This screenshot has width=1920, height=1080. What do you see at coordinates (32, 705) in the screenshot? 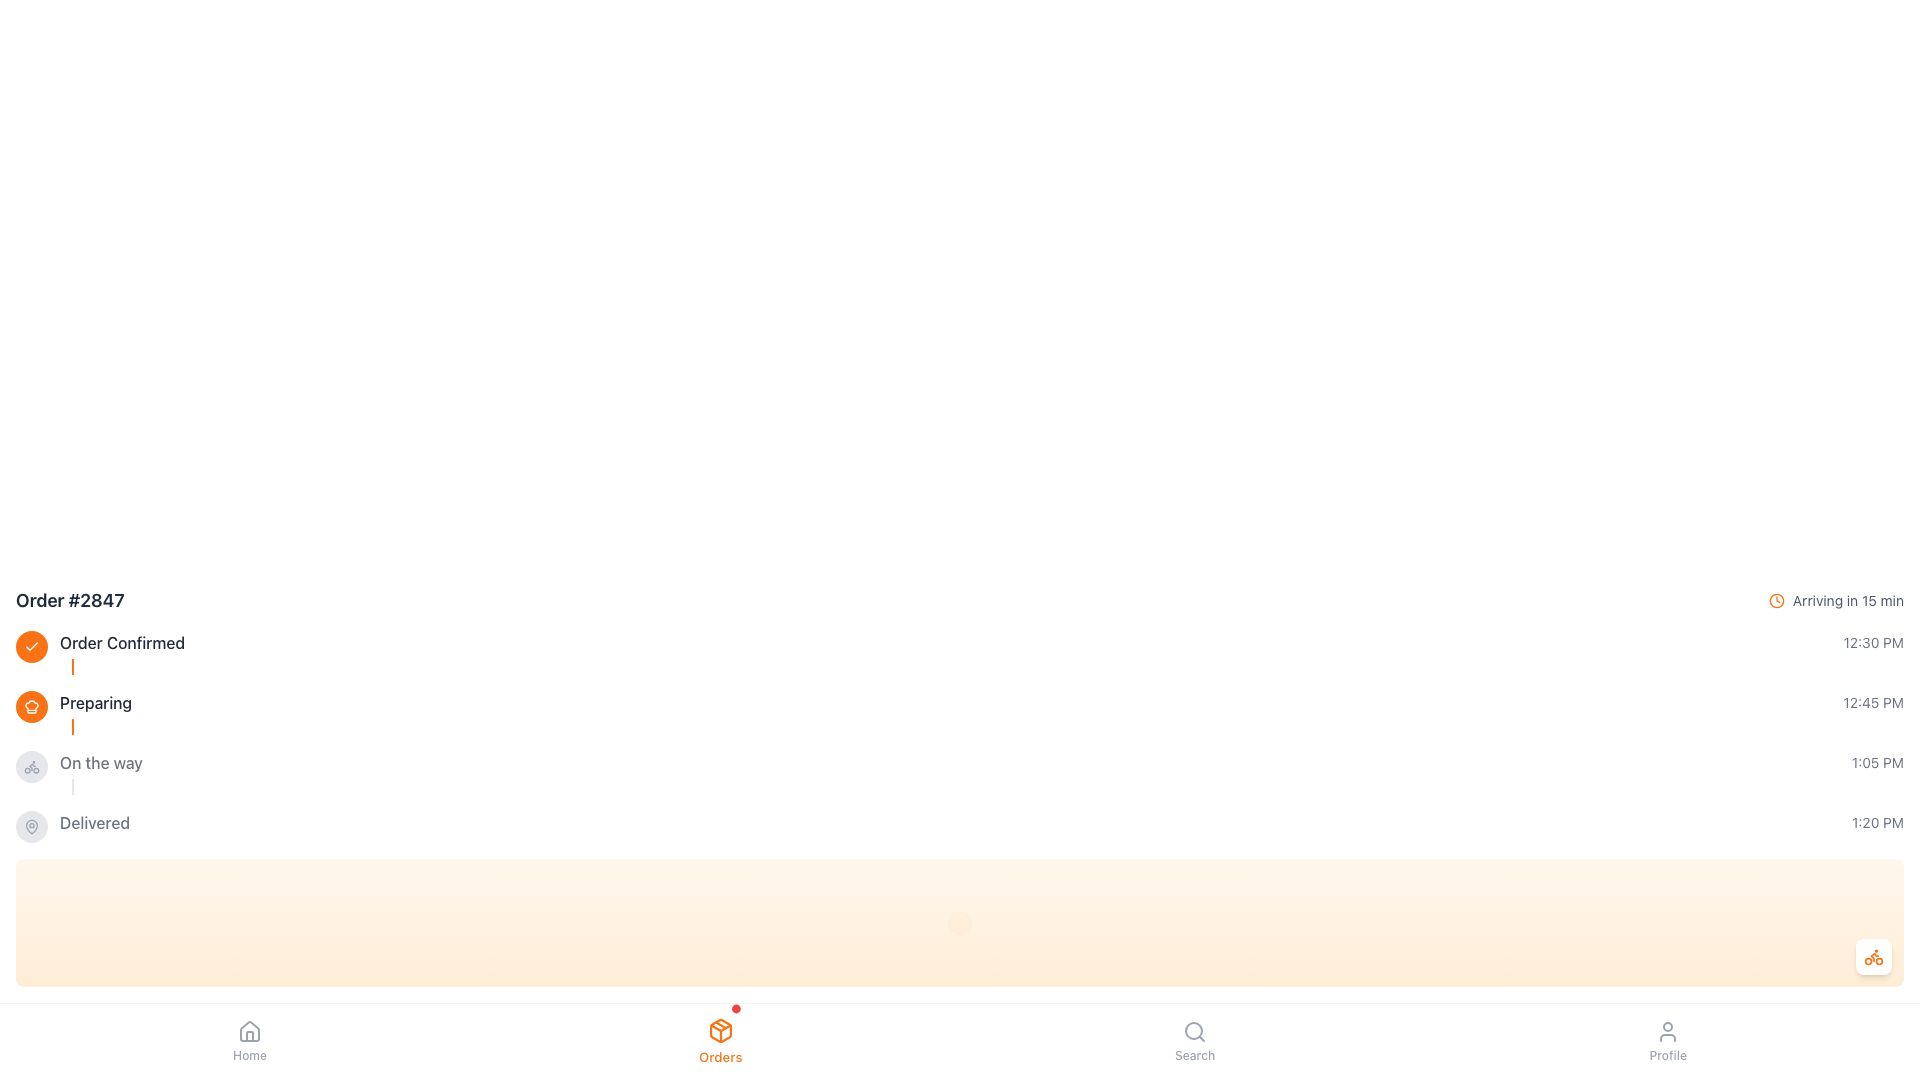
I see `the 'Orders' Pictogram button in the bottom navigation bar` at bounding box center [32, 705].